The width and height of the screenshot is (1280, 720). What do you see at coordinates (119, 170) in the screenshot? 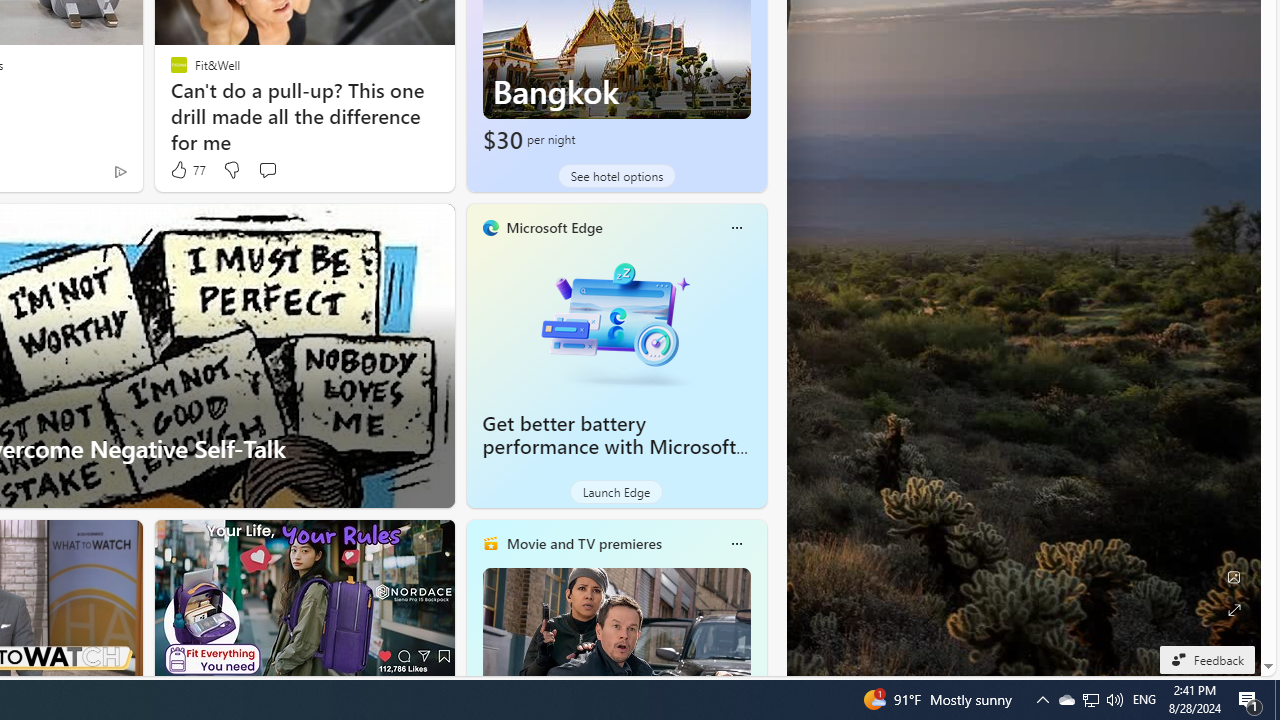
I see `'Ad Choice'` at bounding box center [119, 170].